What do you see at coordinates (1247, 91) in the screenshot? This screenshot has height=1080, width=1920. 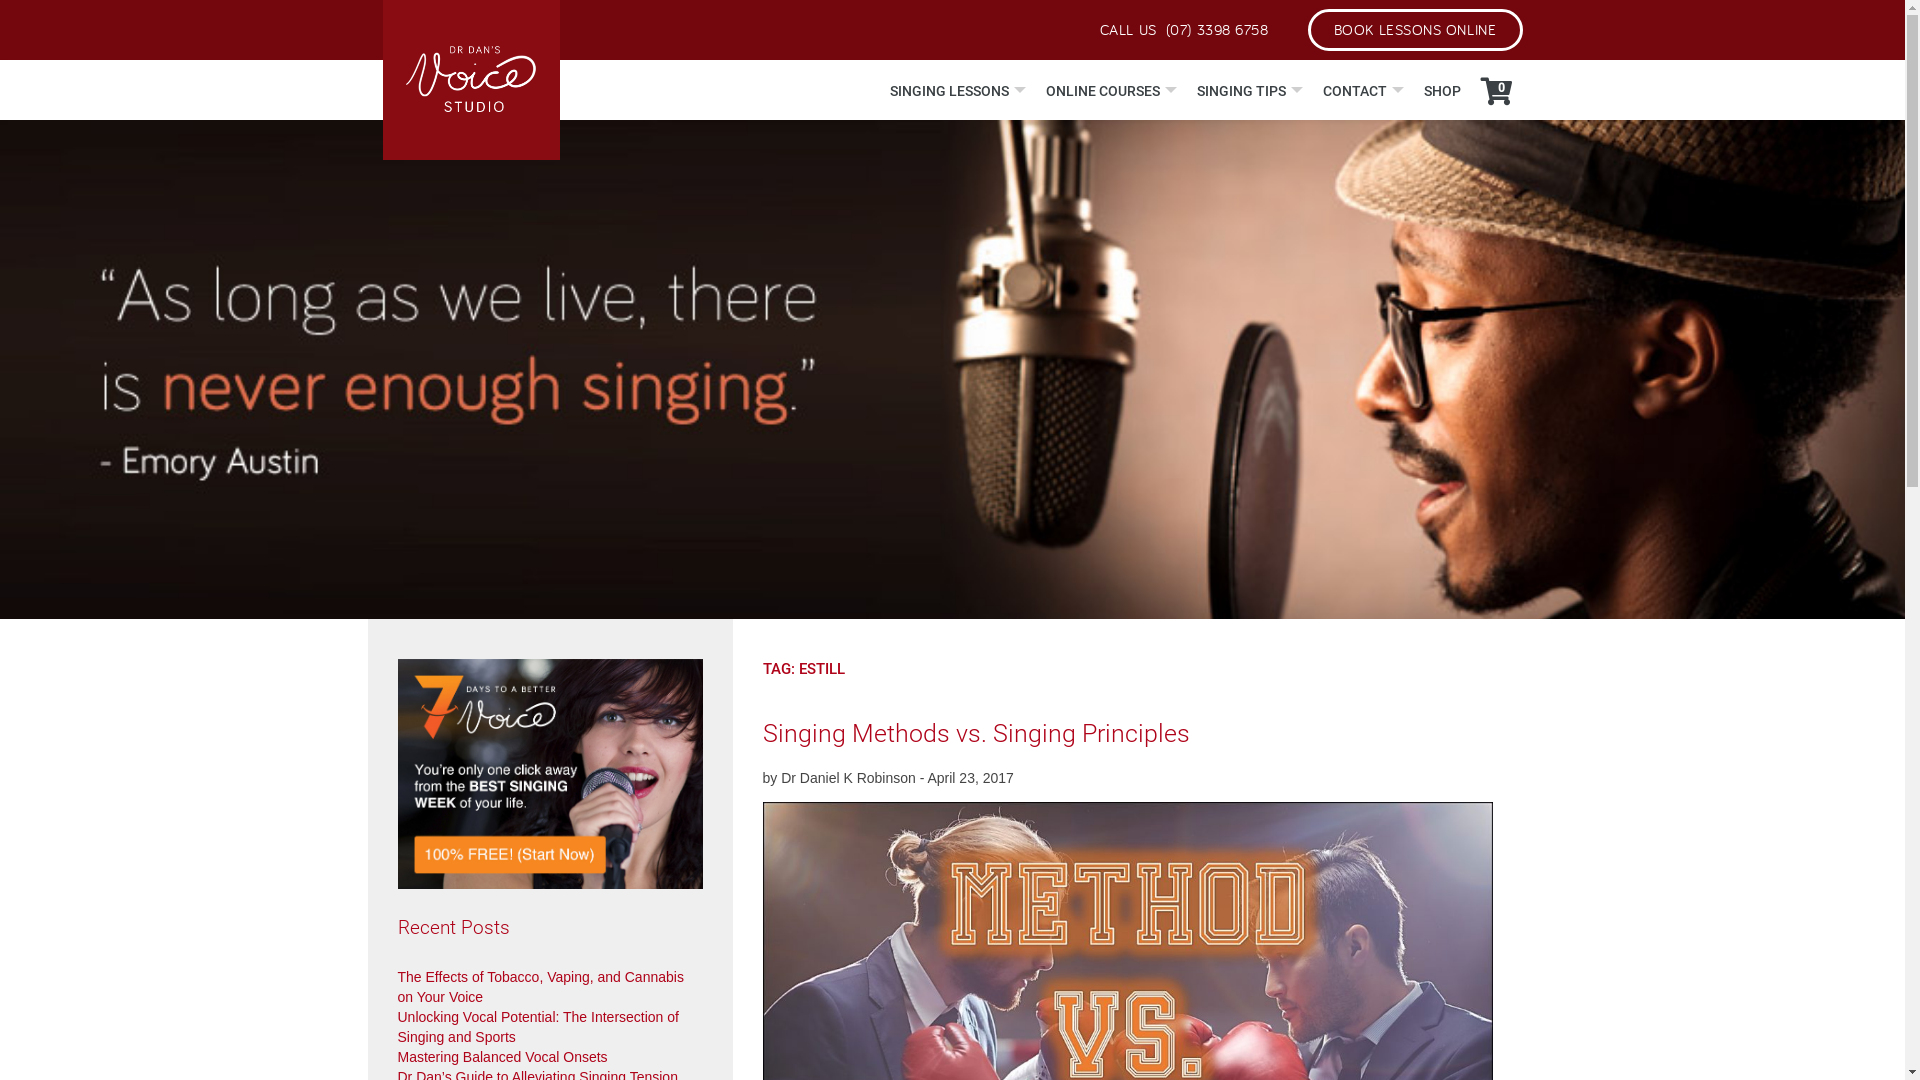 I see `'SINGING TIPS'` at bounding box center [1247, 91].